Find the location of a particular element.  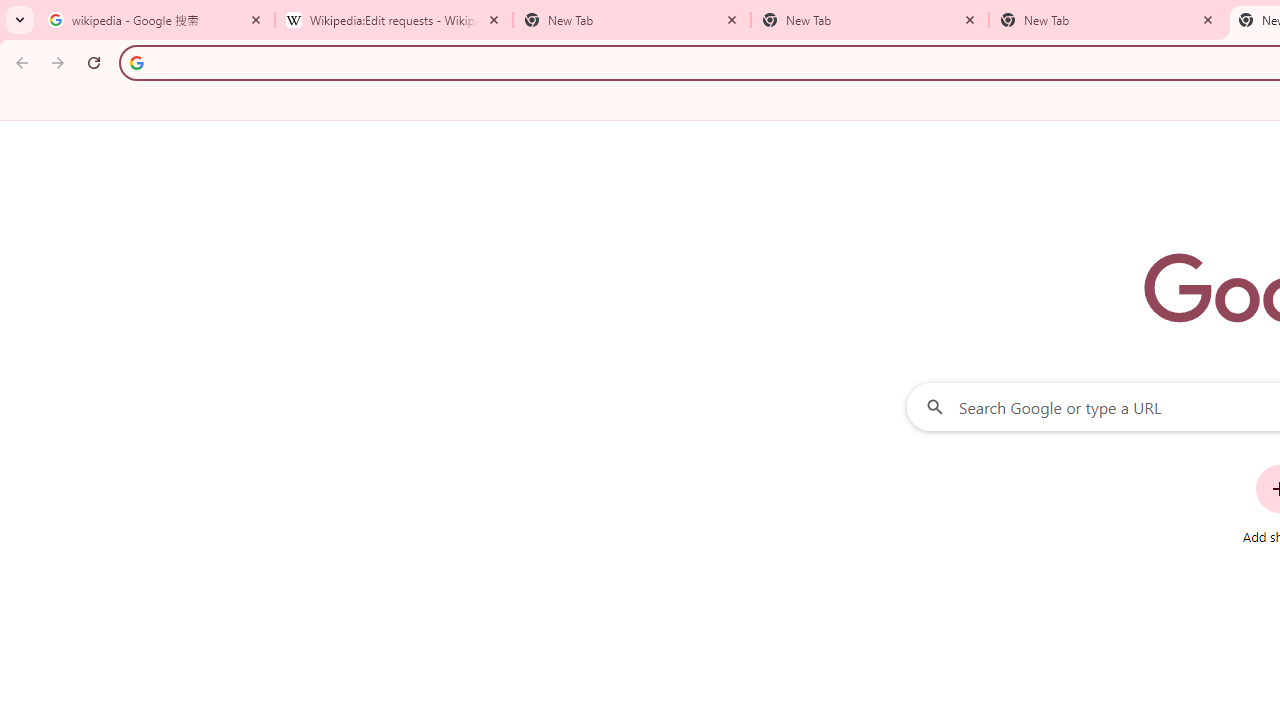

'Forward' is located at coordinates (58, 61).